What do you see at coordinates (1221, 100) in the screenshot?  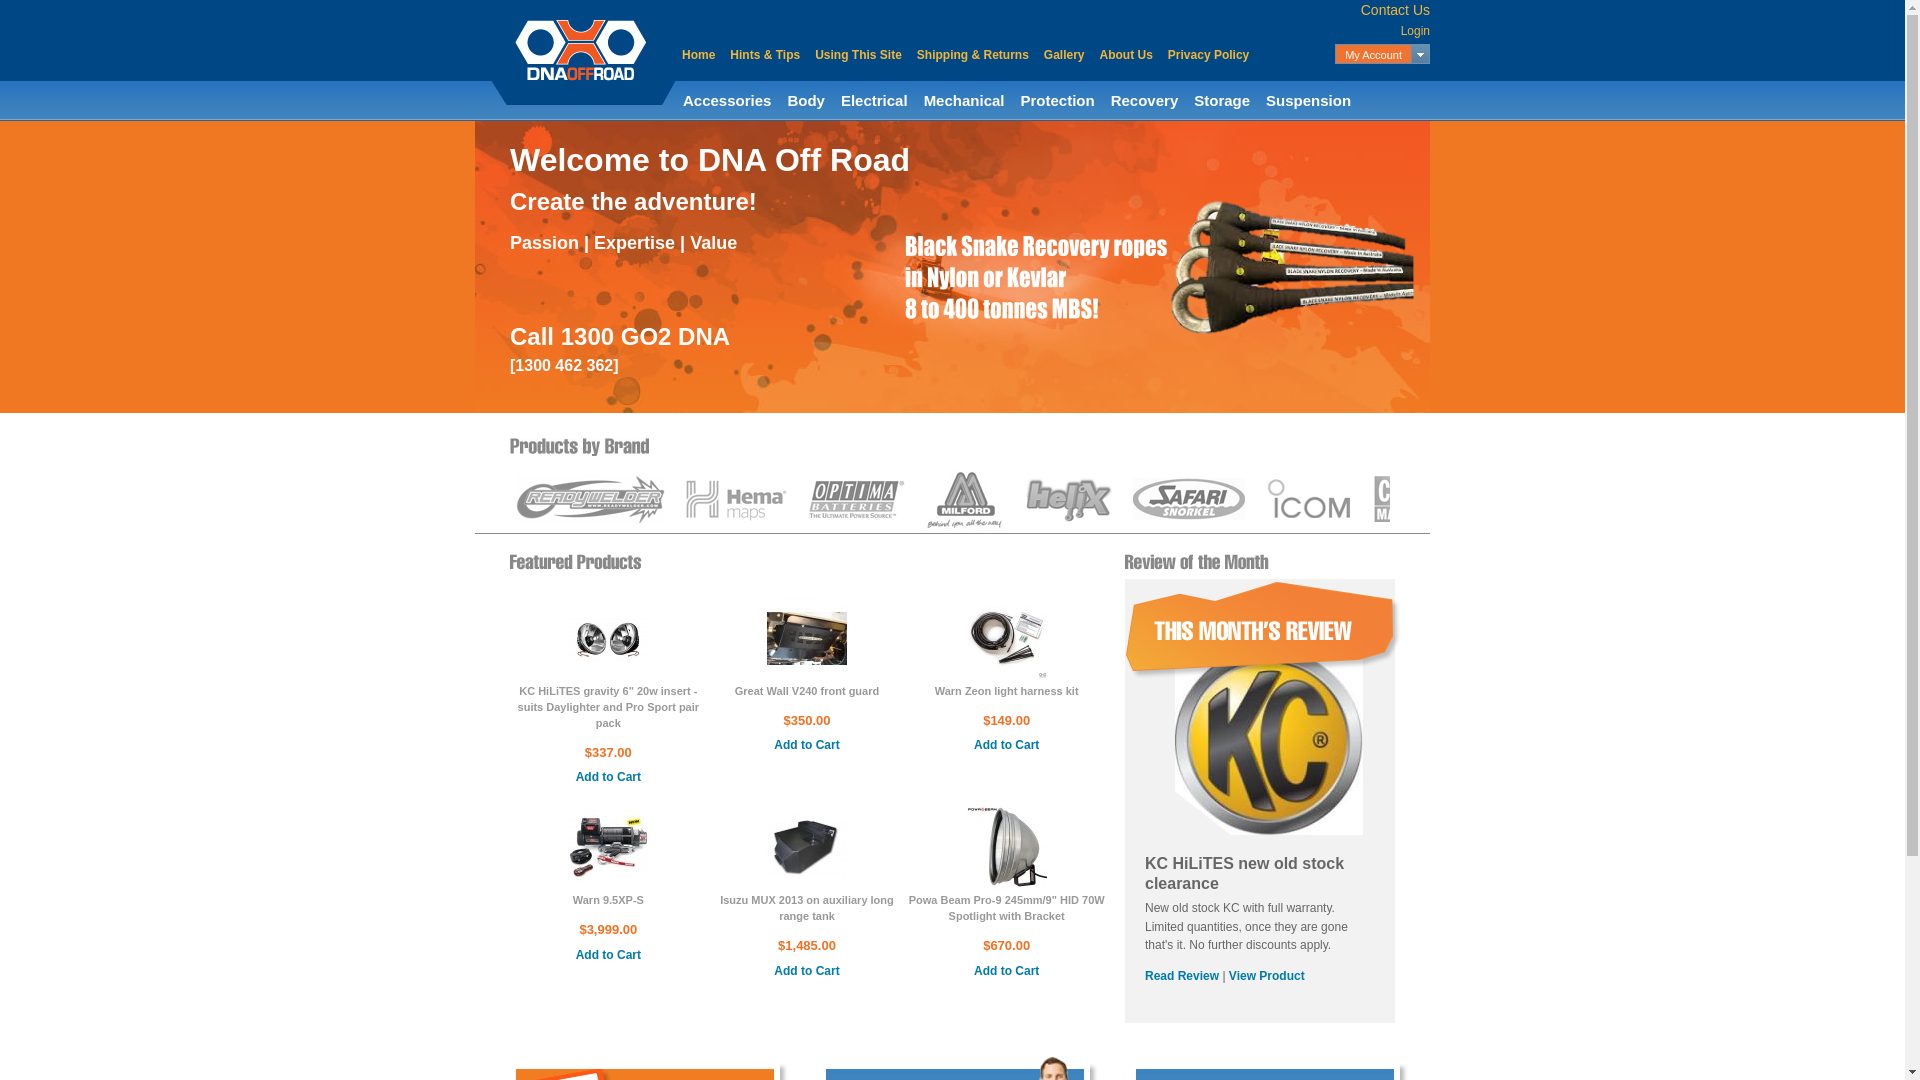 I see `'Storage'` at bounding box center [1221, 100].